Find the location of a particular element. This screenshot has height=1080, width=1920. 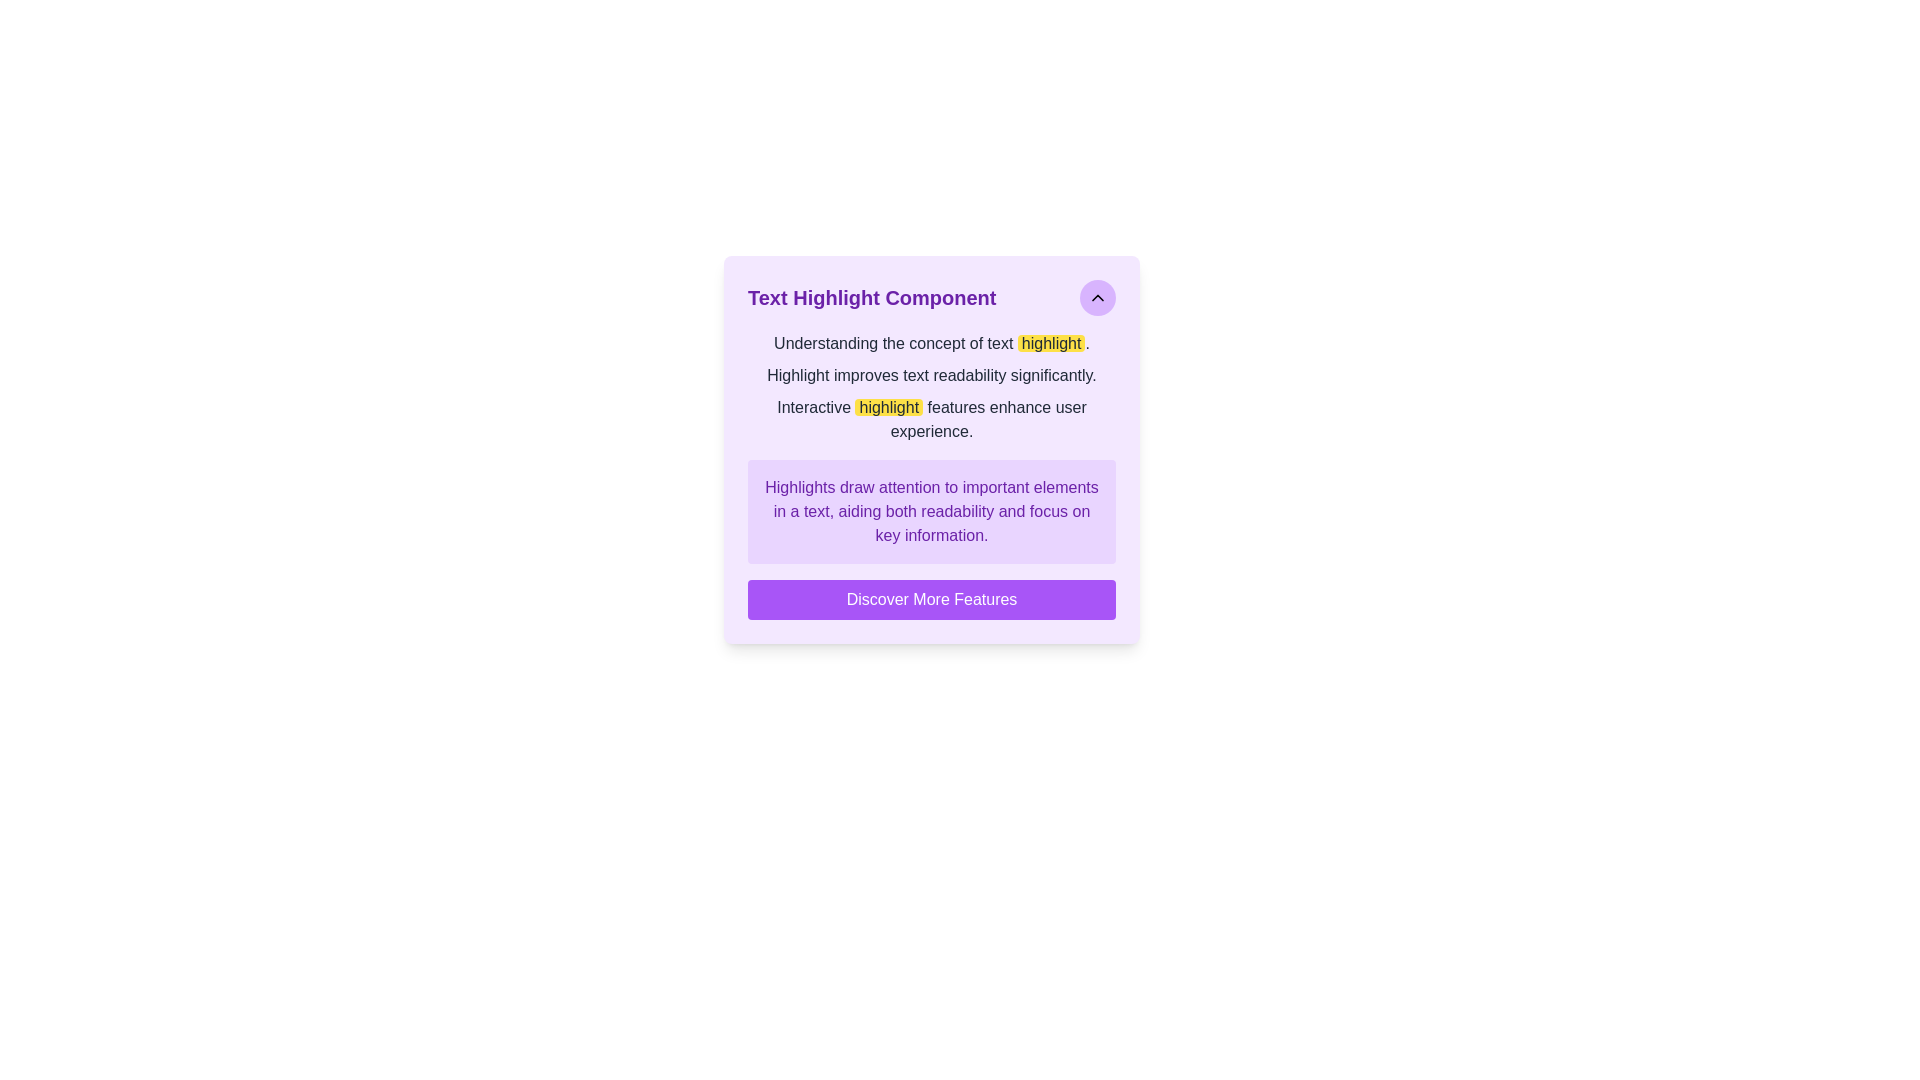

the button with the bright purple background labeled 'Discover More Features' to observe its interaction effect is located at coordinates (930, 599).